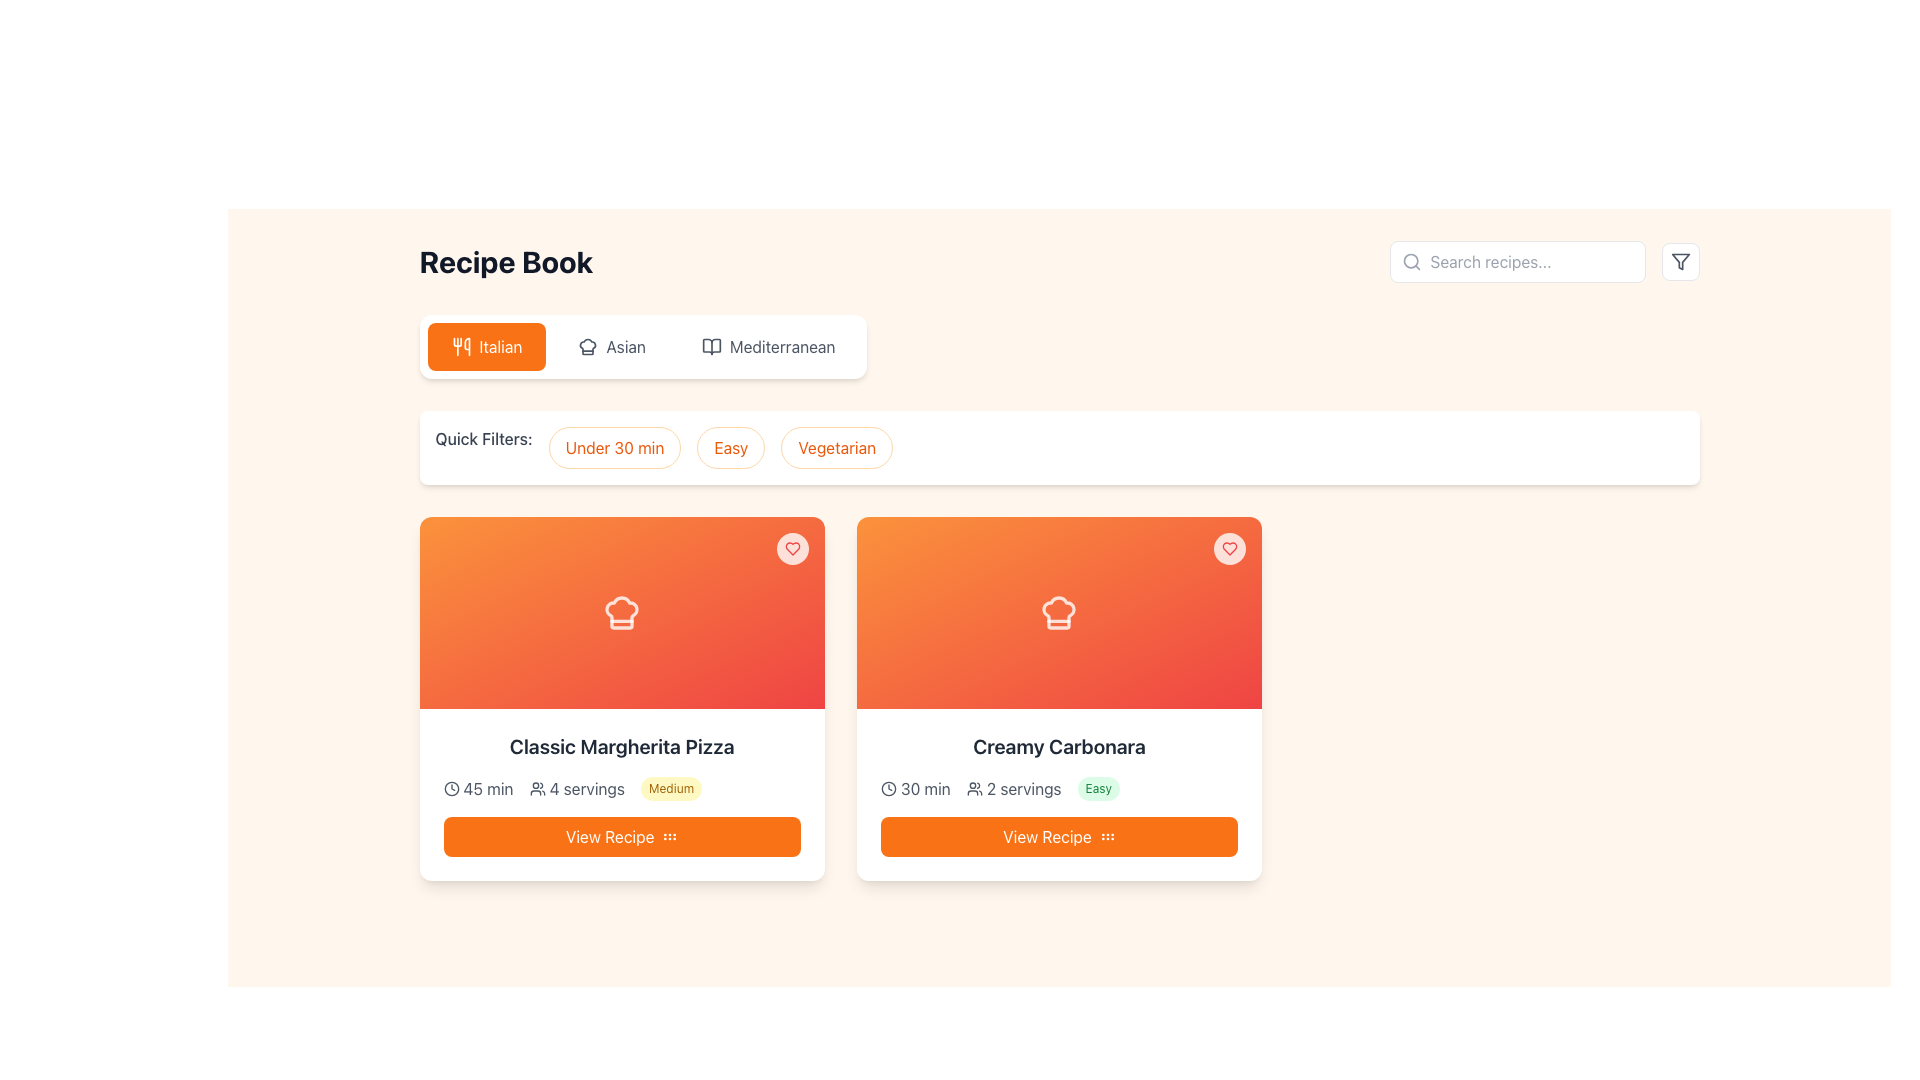 This screenshot has height=1080, width=1920. I want to click on the vibrant orange button labeled 'Italian' with a utensils icon, located below the 'Recipe Book' heading, so click(486, 346).